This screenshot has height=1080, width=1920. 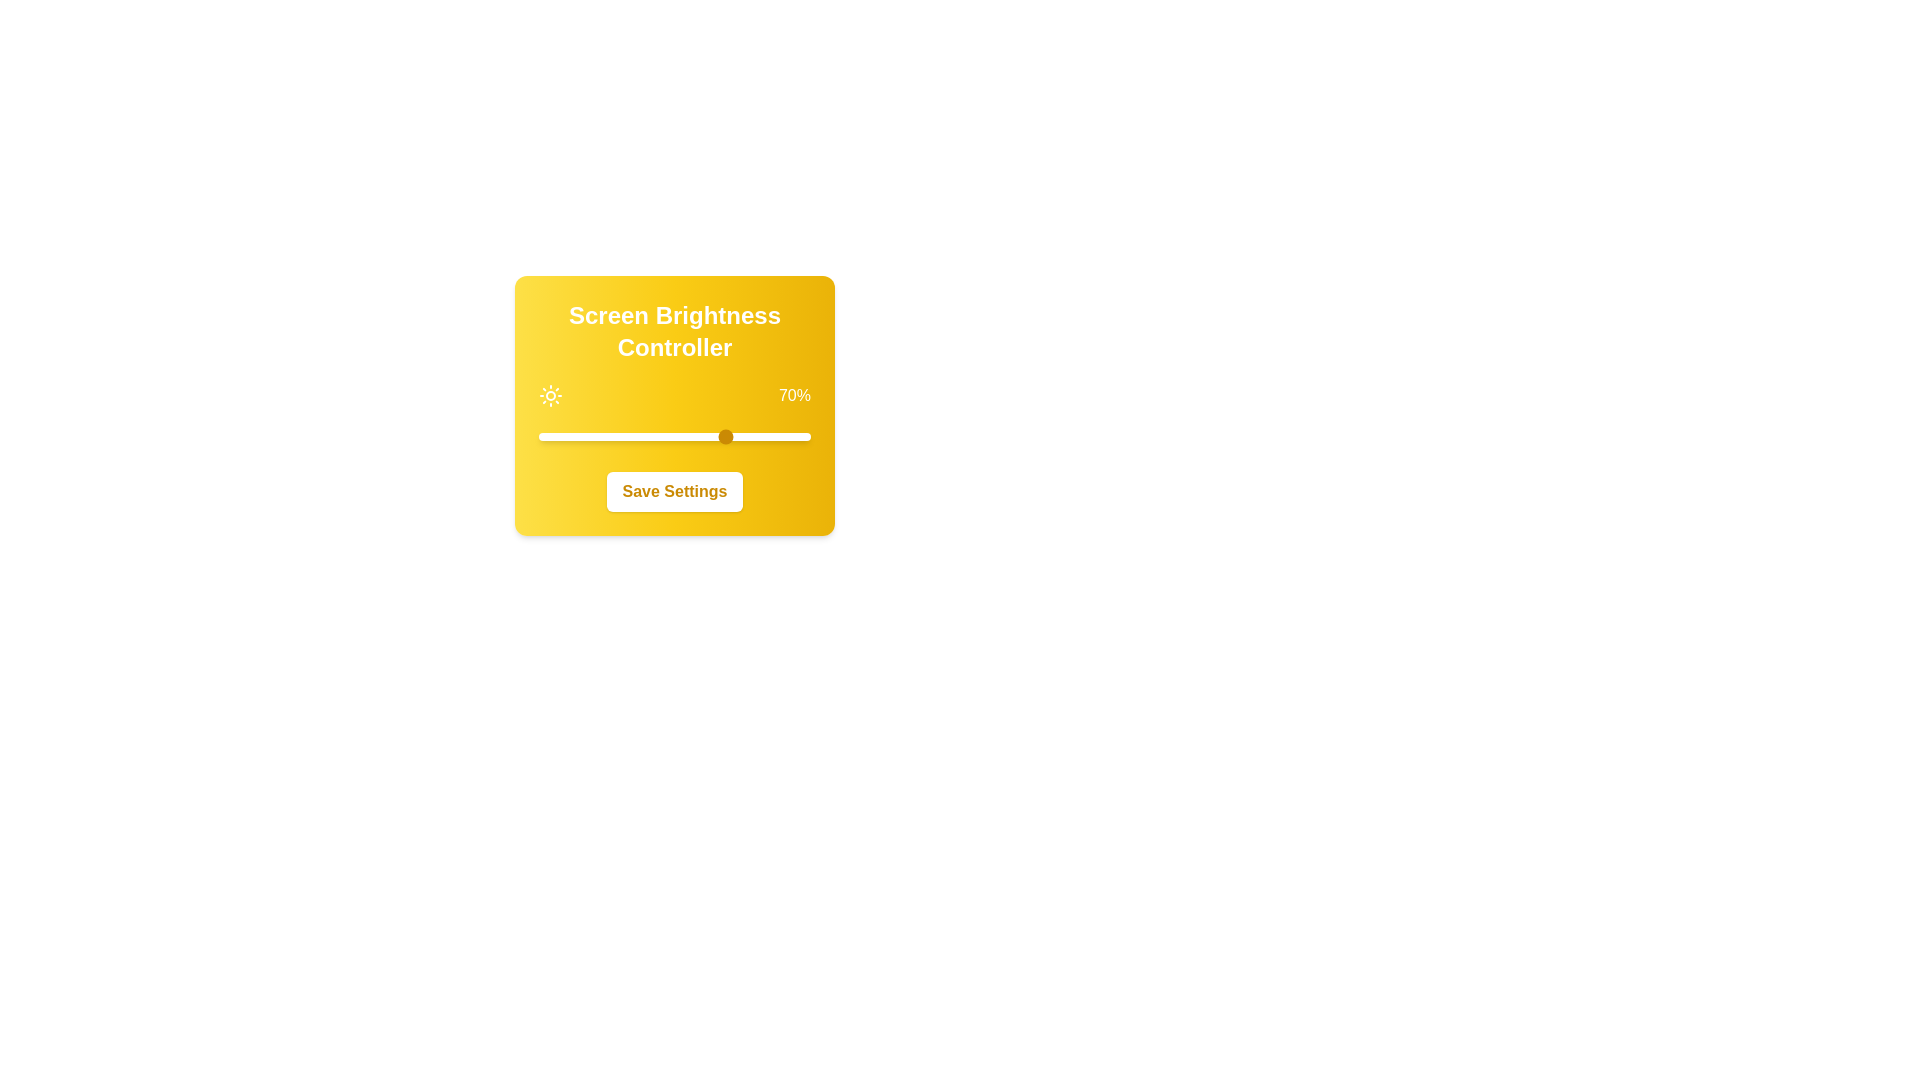 What do you see at coordinates (551, 396) in the screenshot?
I see `the screen brightness icon to interact with it` at bounding box center [551, 396].